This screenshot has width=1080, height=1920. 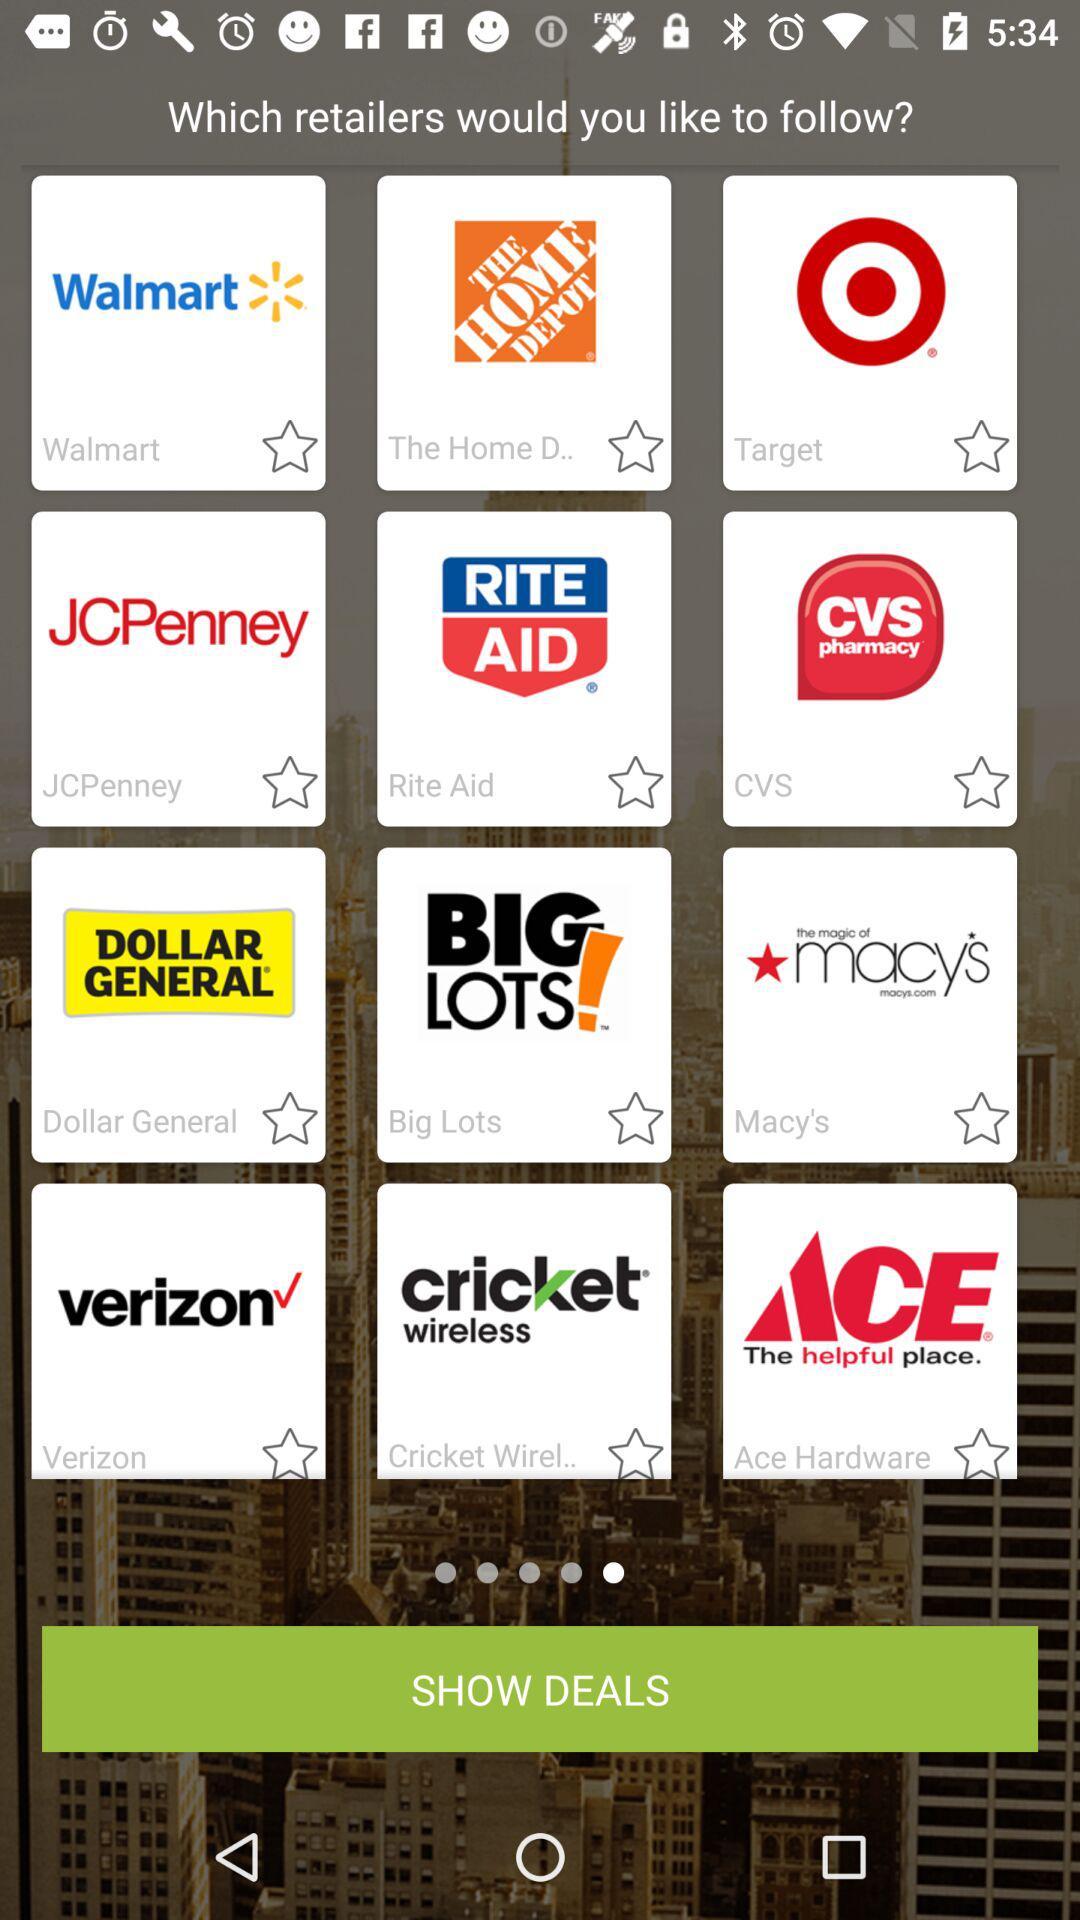 What do you see at coordinates (623, 1120) in the screenshot?
I see `to favorite` at bounding box center [623, 1120].